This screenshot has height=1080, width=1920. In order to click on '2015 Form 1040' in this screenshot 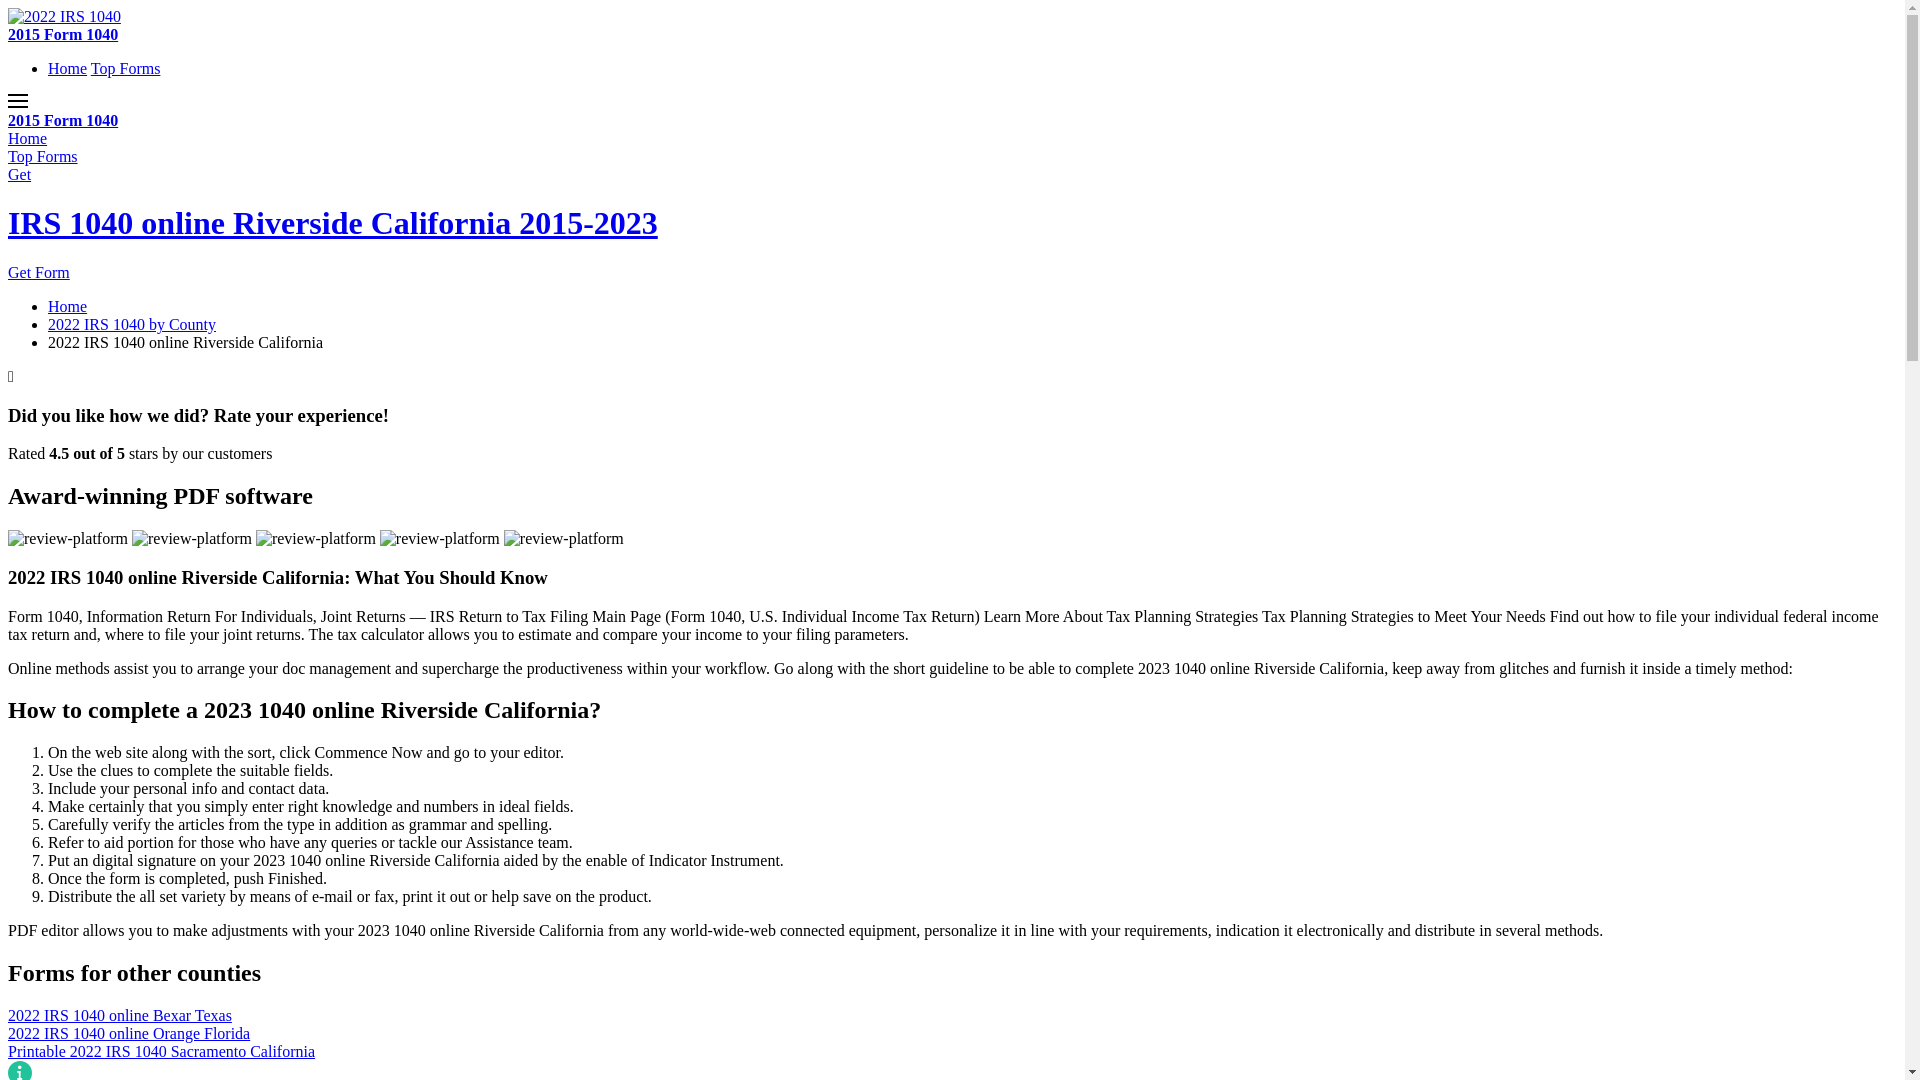, I will do `click(62, 120)`.